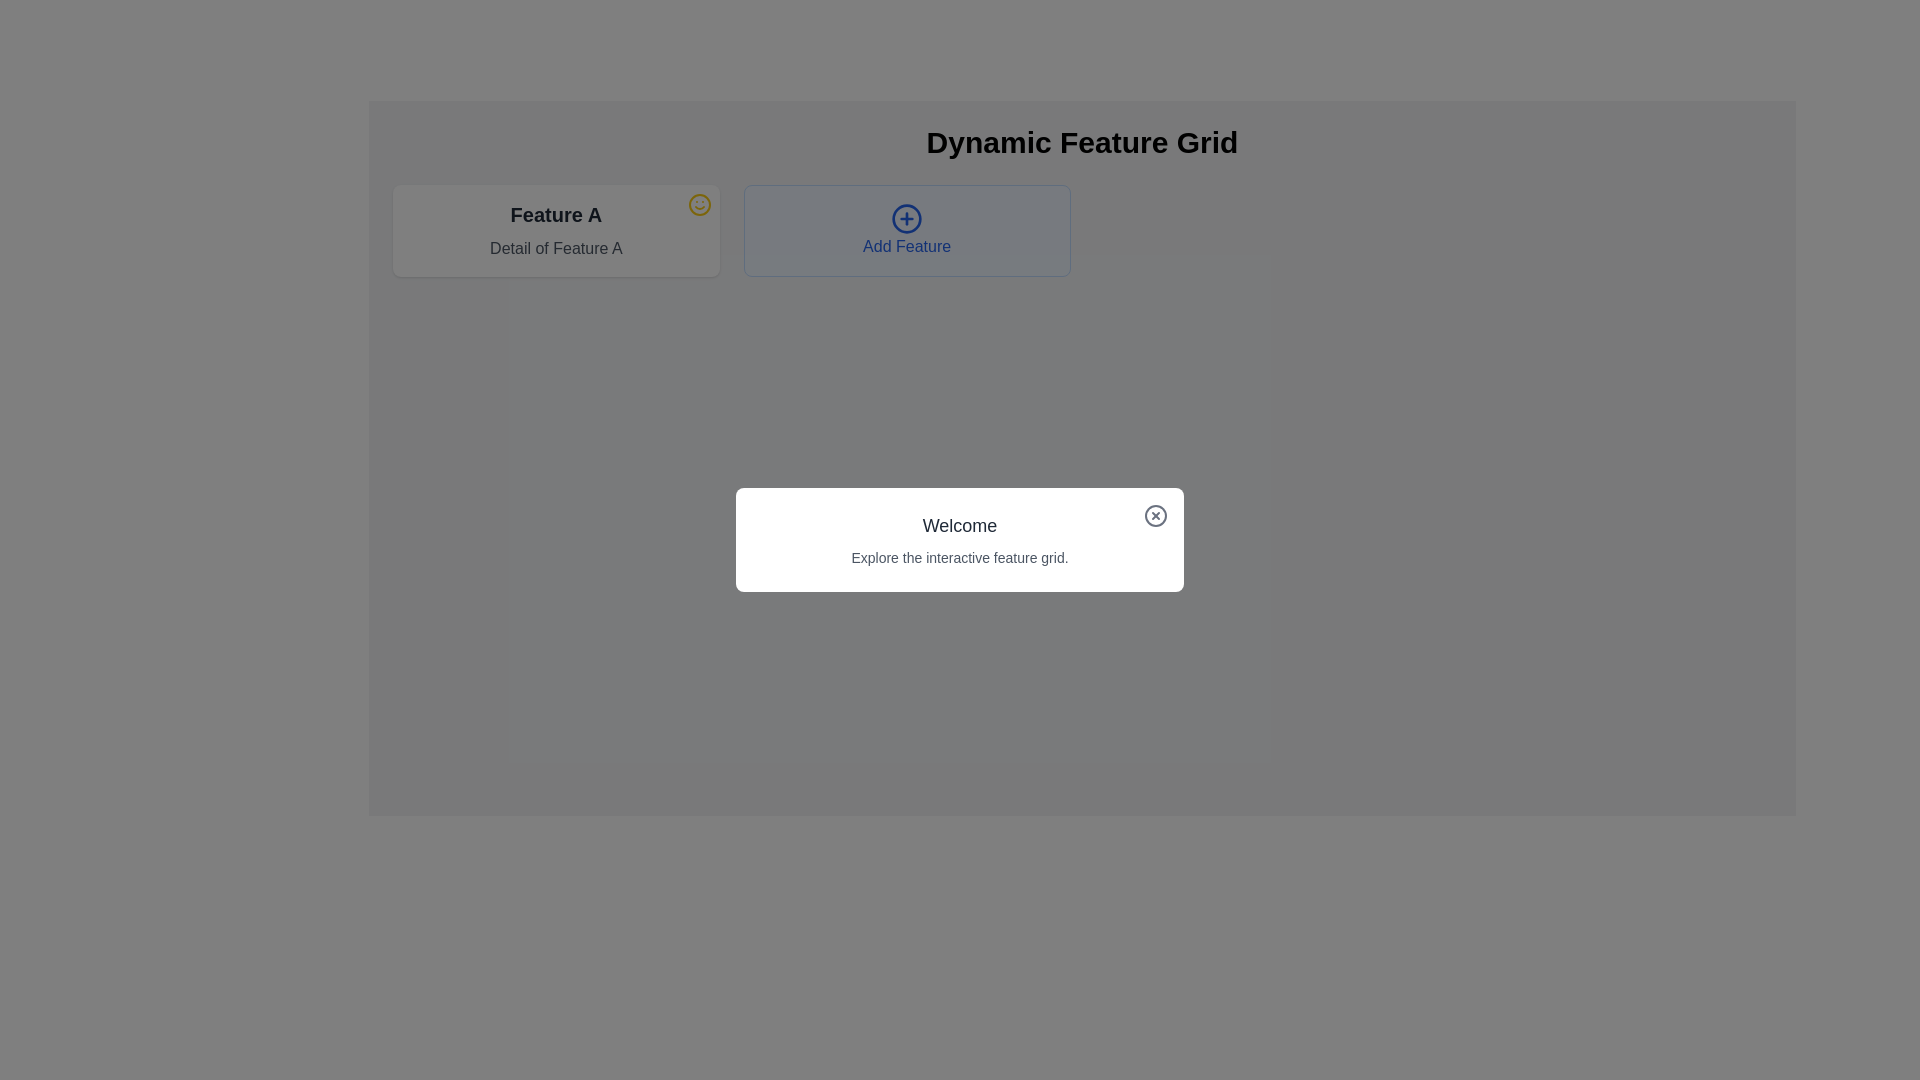  Describe the element at coordinates (1081, 141) in the screenshot. I see `the Text Header element located at the top of the page, which serves as the title for the interface section, to focus on it` at that location.